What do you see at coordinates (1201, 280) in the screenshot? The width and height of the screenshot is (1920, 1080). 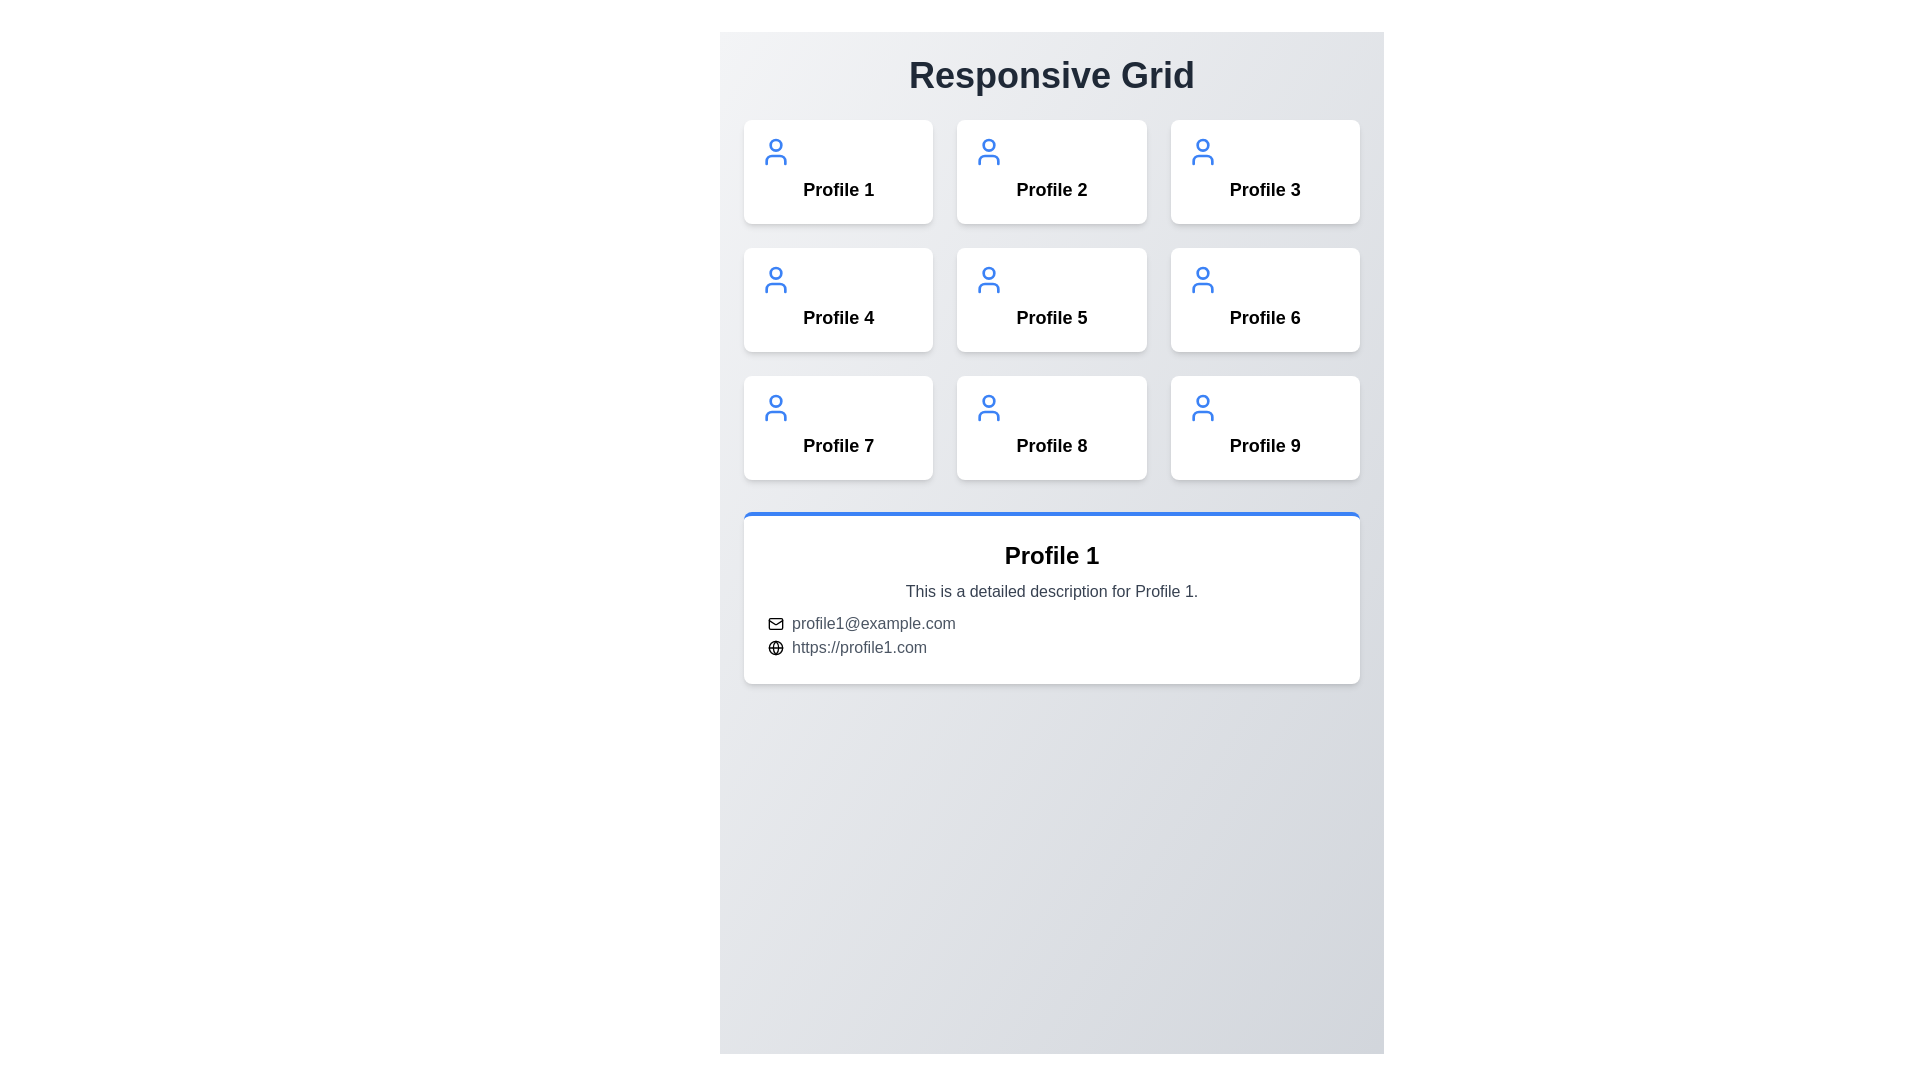 I see `the user profile icon associated with 'Profile 6', located at the top center of the card layout` at bounding box center [1201, 280].